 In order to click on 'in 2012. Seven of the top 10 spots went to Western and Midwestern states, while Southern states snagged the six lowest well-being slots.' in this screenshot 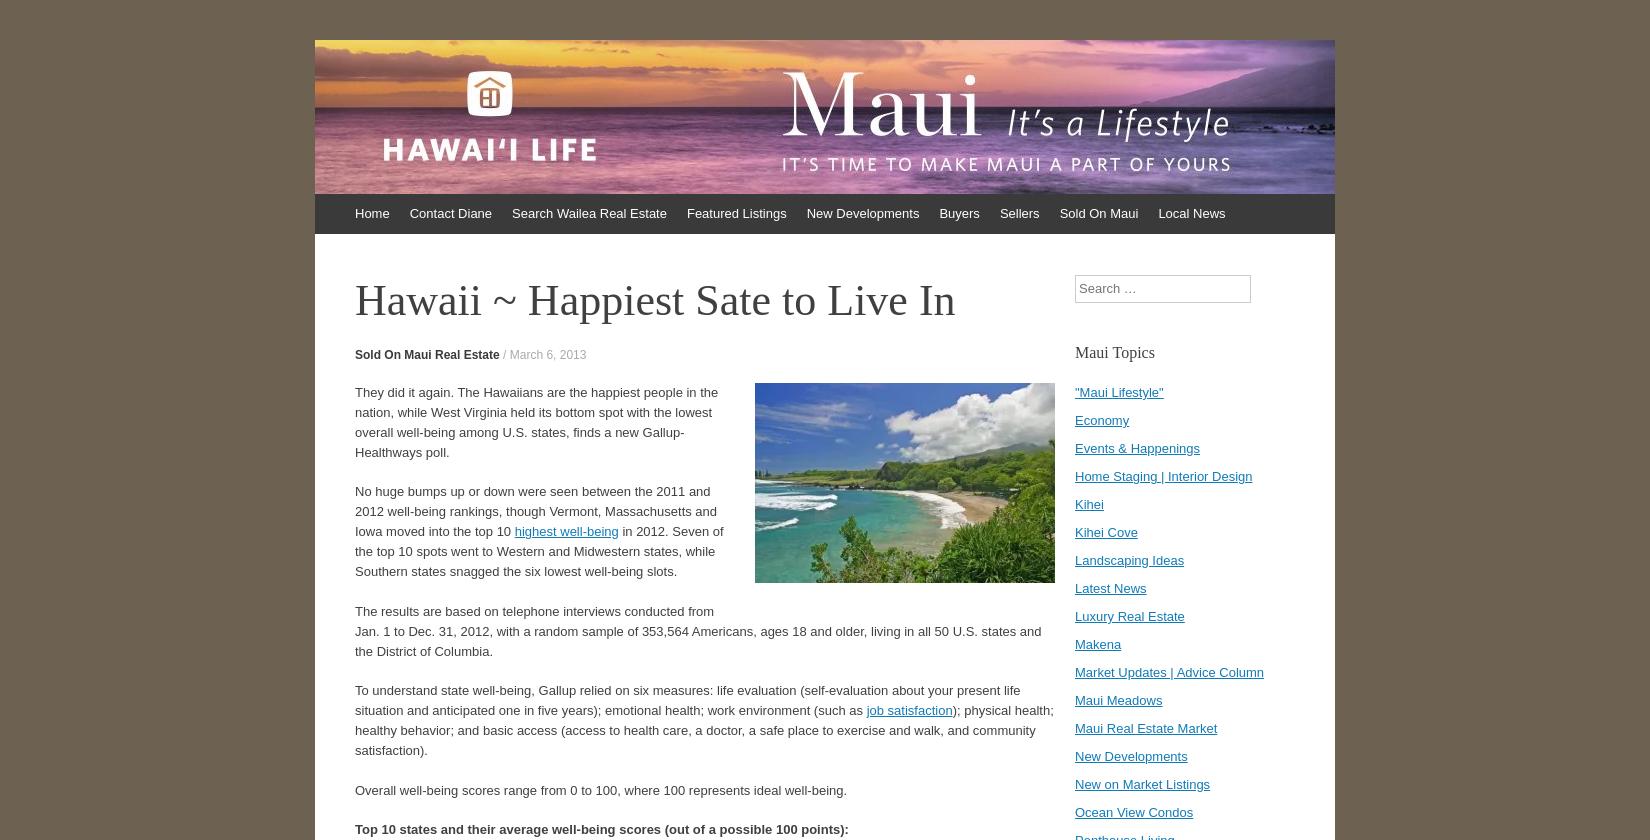, I will do `click(538, 551)`.